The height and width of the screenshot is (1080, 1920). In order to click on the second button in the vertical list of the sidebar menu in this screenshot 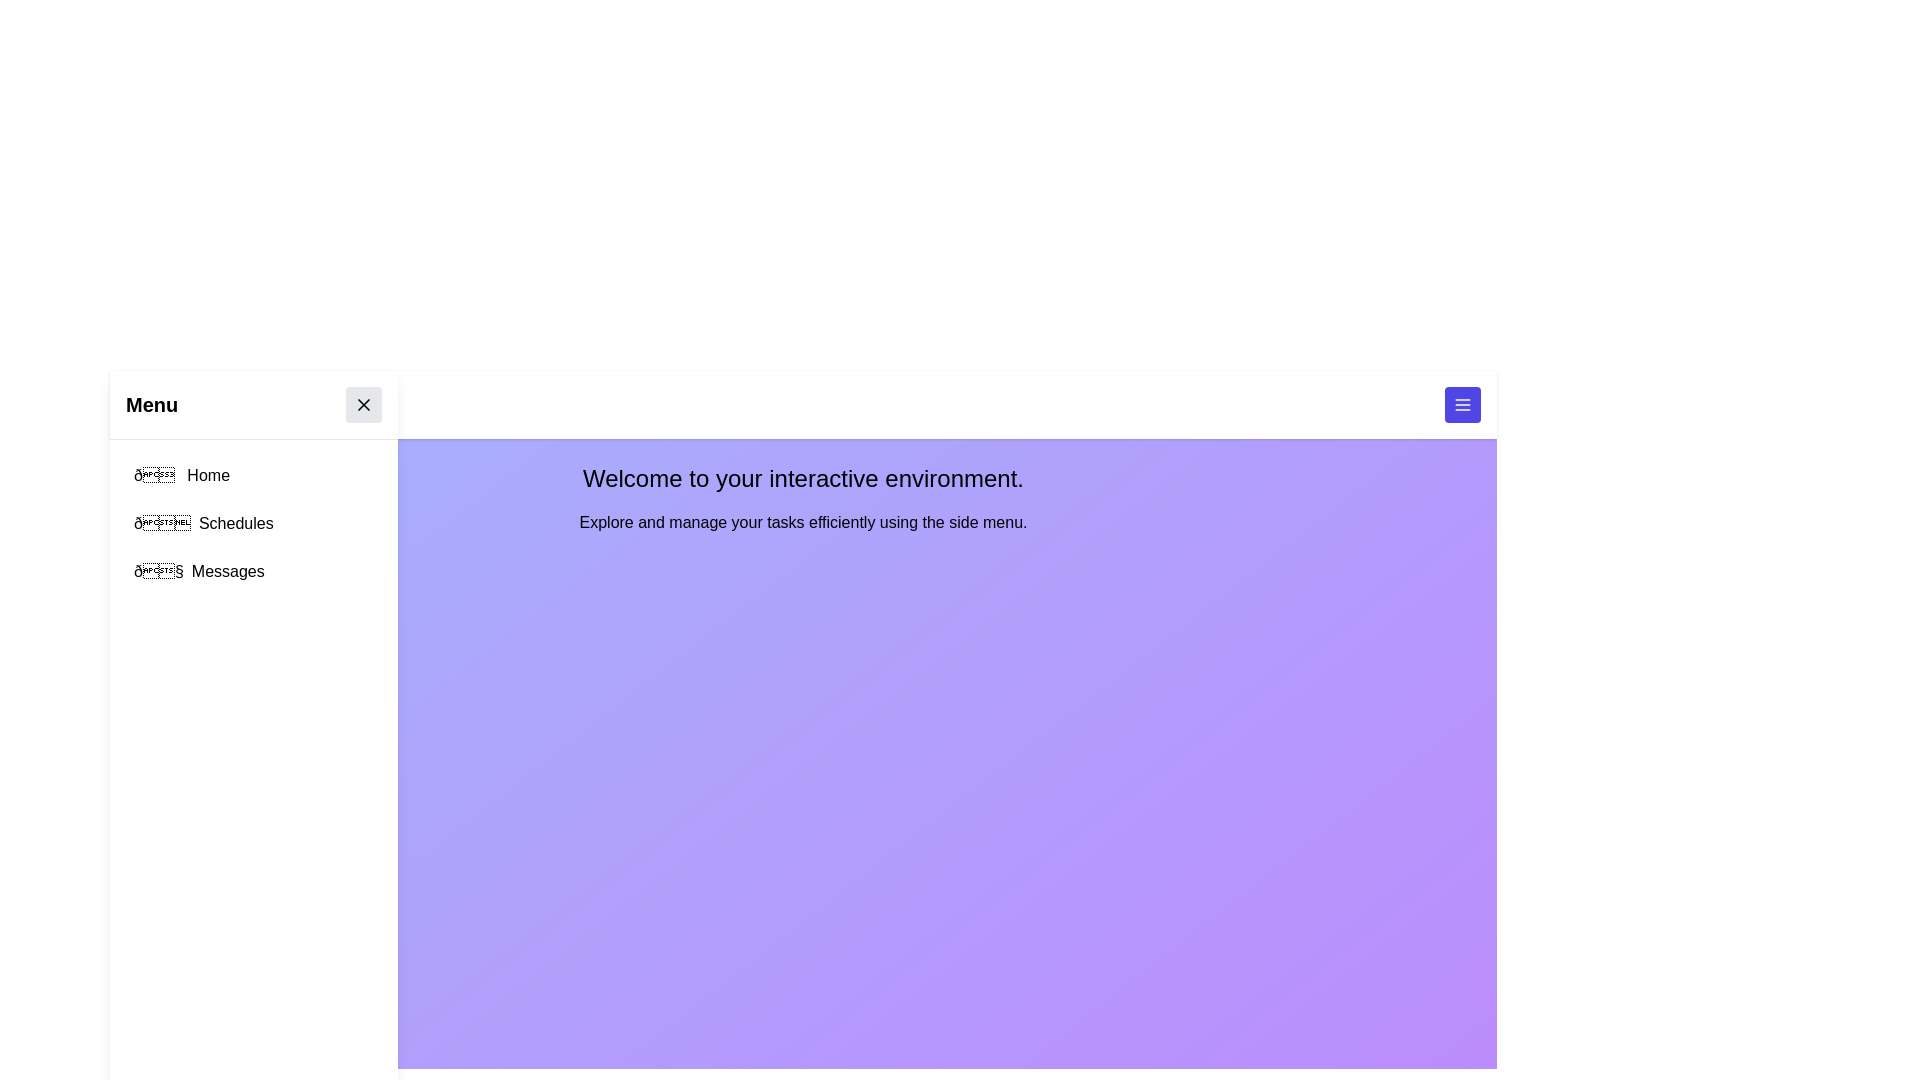, I will do `click(253, 523)`.